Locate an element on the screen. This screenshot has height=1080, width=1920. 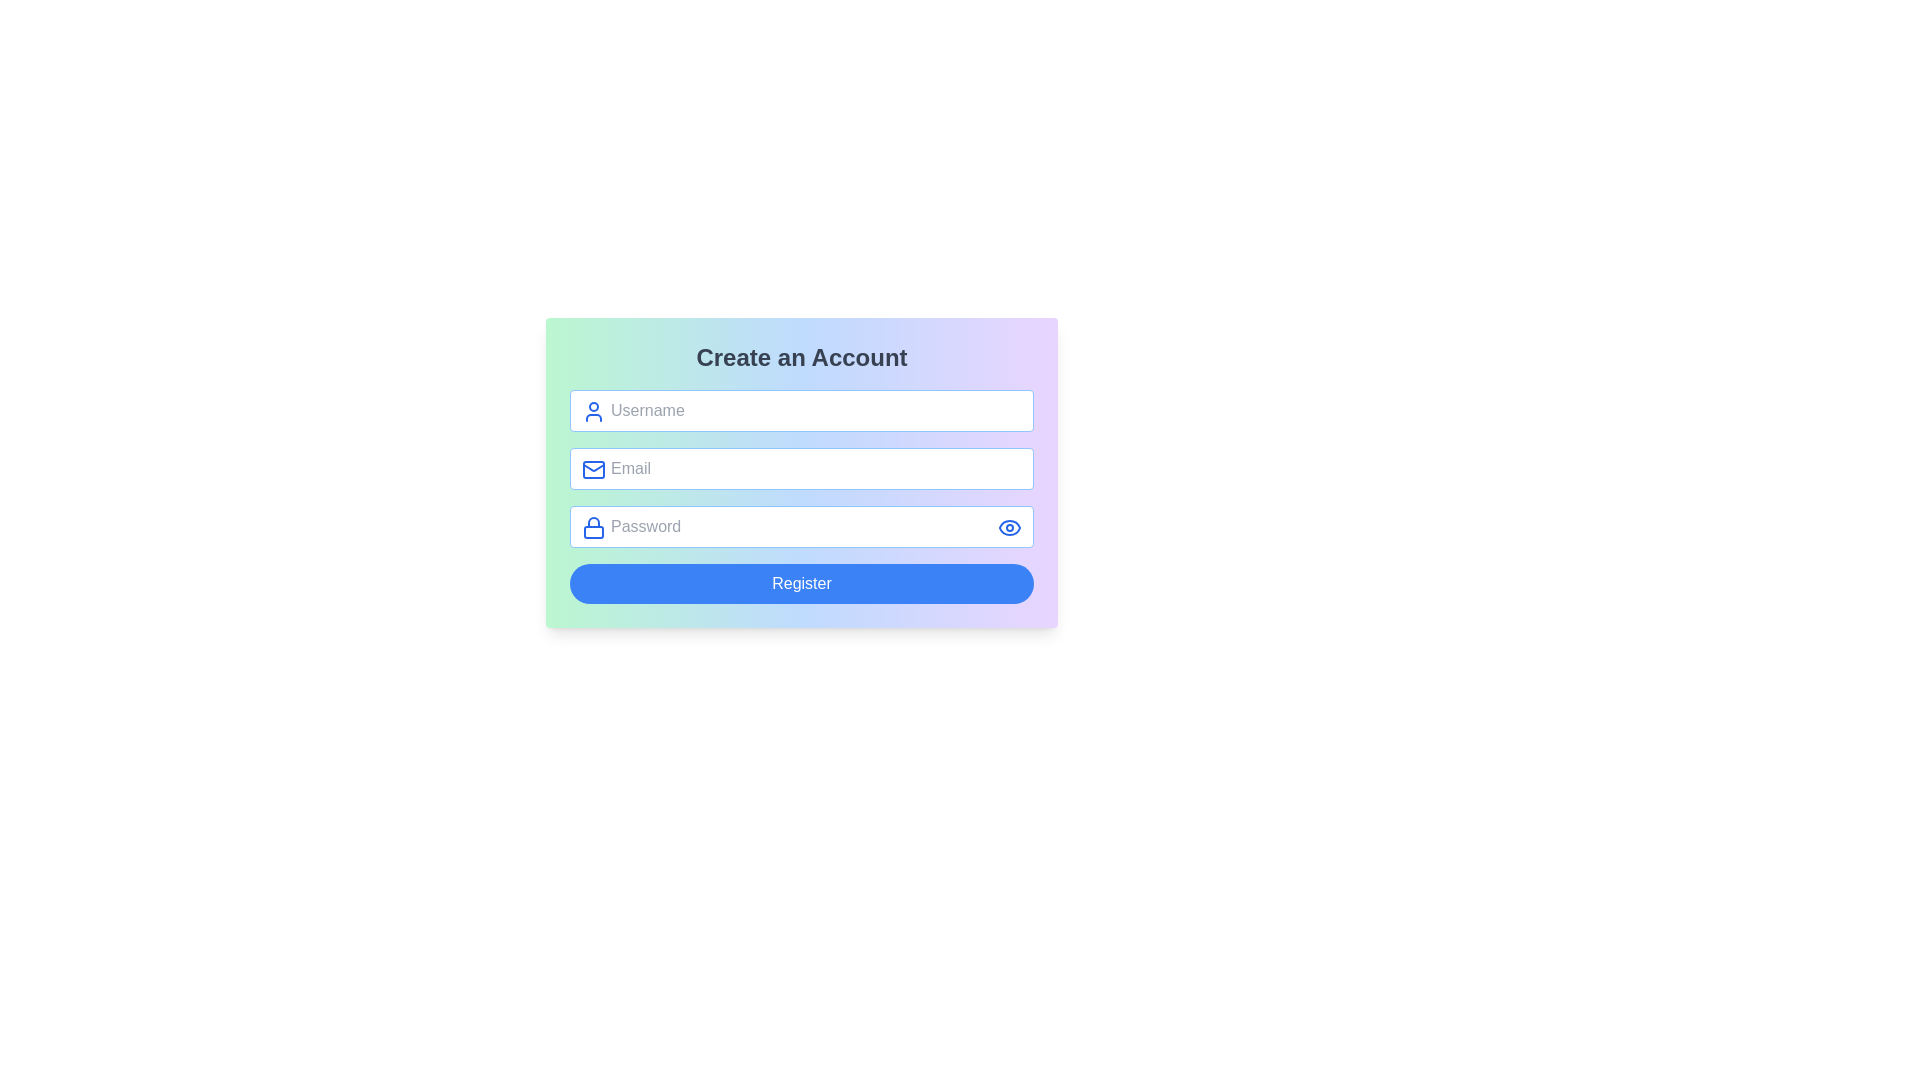
the email icon located in the top-left part of the email input field, which serves as a visual indicator for email address input is located at coordinates (593, 470).